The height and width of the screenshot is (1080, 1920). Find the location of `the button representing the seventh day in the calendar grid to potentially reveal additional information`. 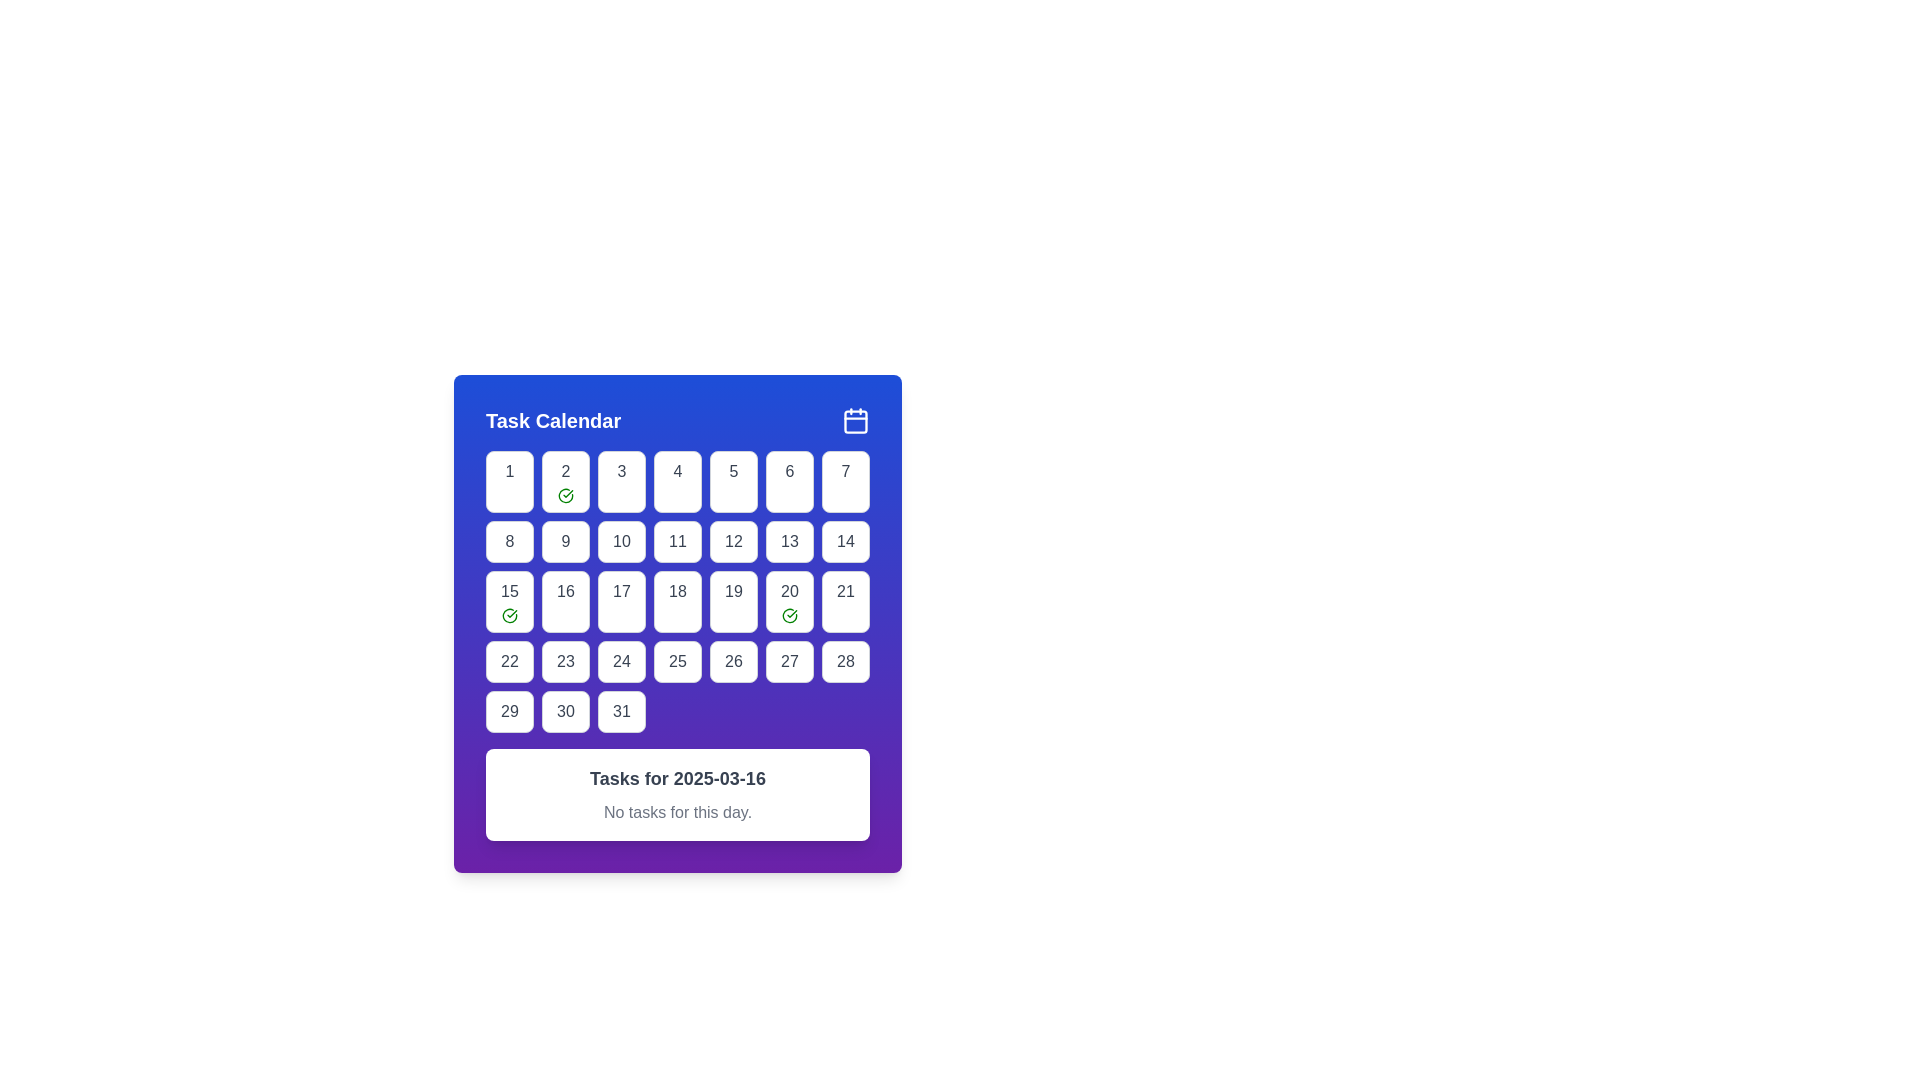

the button representing the seventh day in the calendar grid to potentially reveal additional information is located at coordinates (845, 482).